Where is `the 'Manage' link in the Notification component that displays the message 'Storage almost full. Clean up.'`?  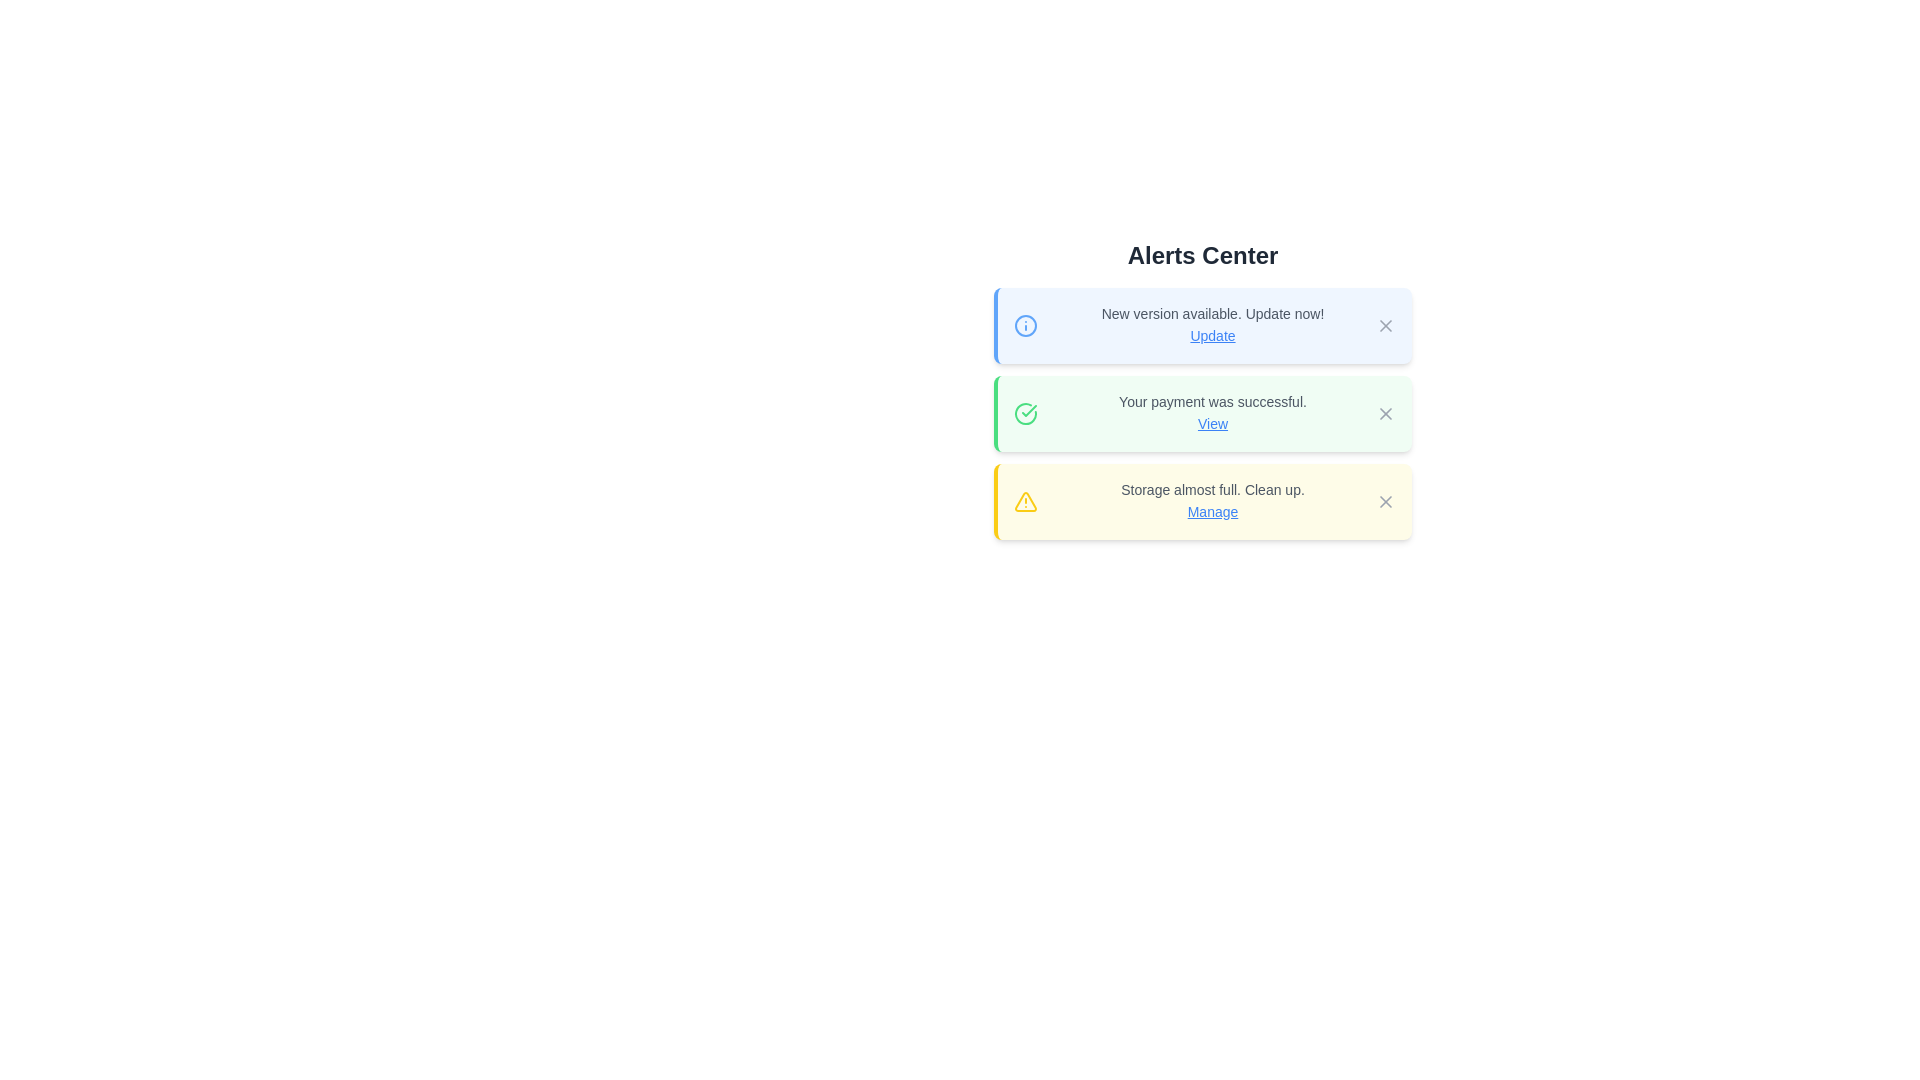
the 'Manage' link in the Notification component that displays the message 'Storage almost full. Clean up.' is located at coordinates (1202, 500).